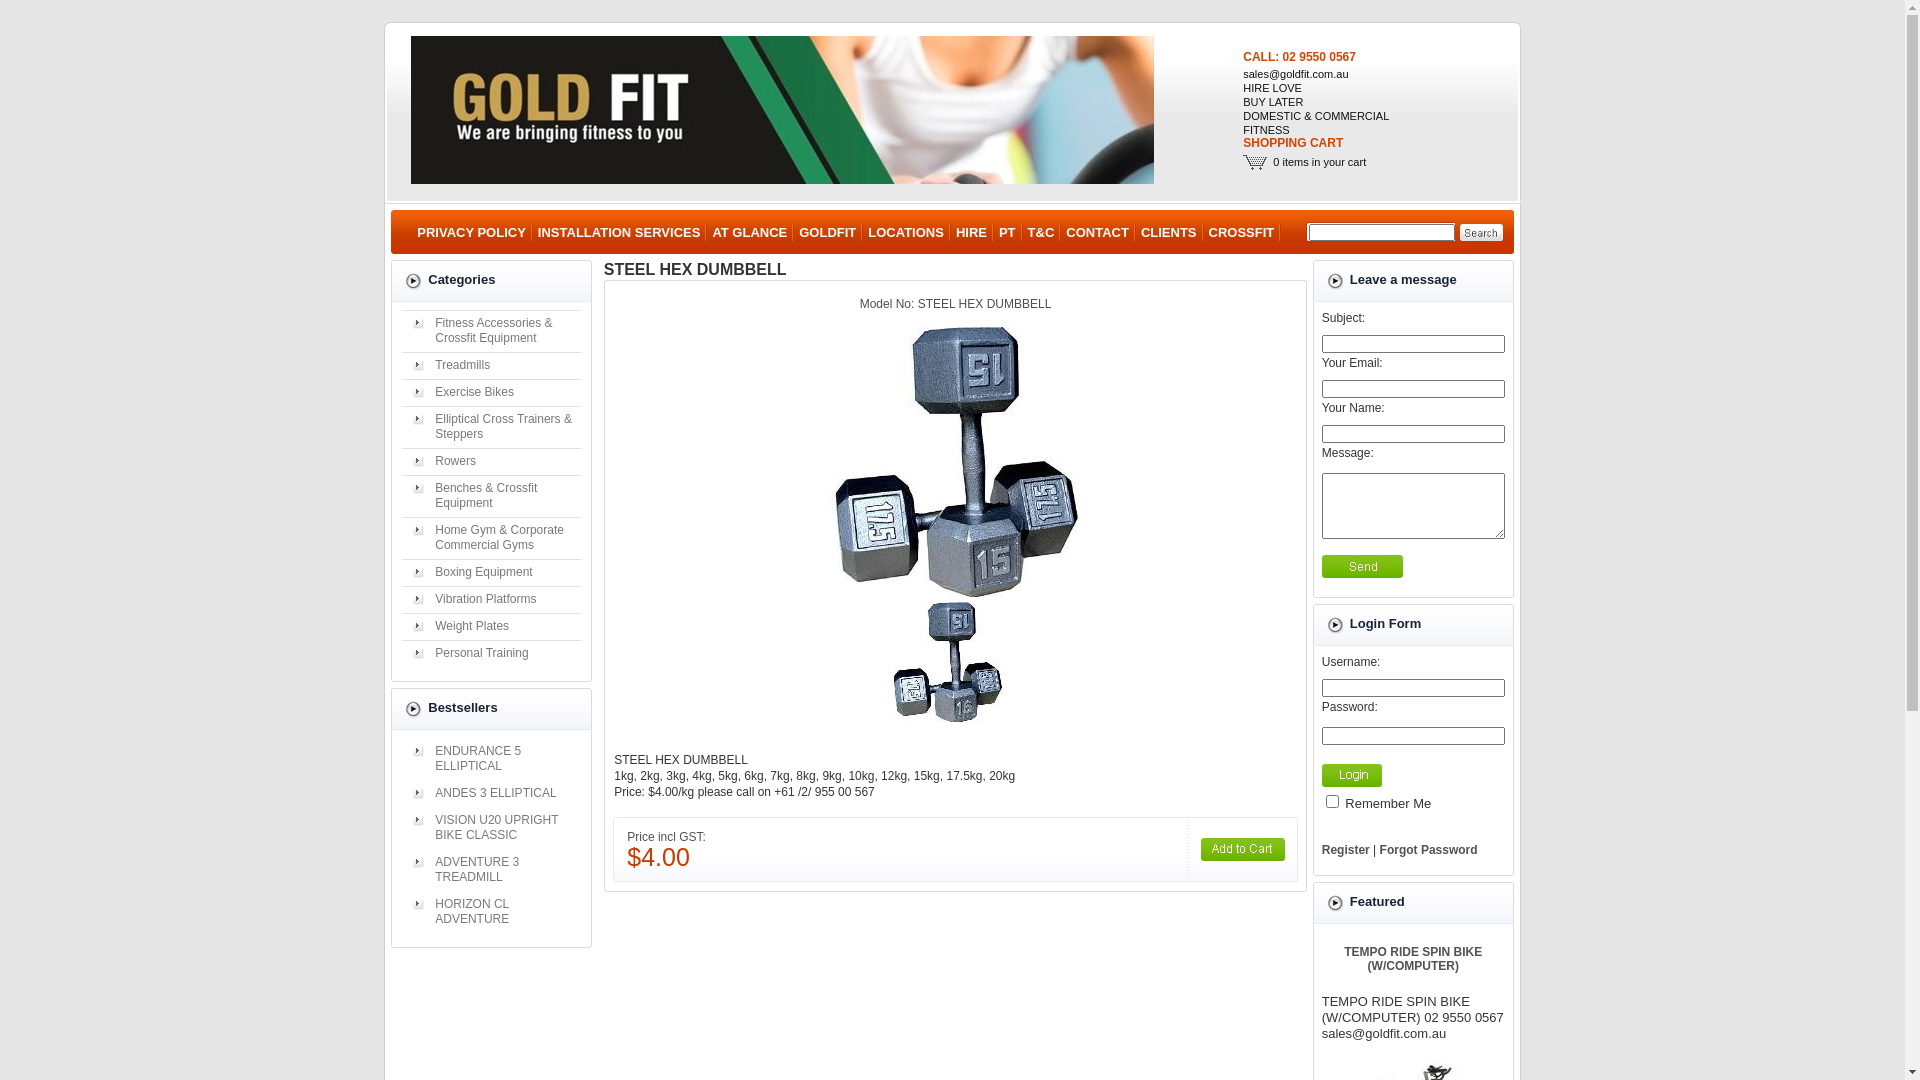 The width and height of the screenshot is (1920, 1080). What do you see at coordinates (491, 426) in the screenshot?
I see `'Elliptical Cross Trainers & Steppers'` at bounding box center [491, 426].